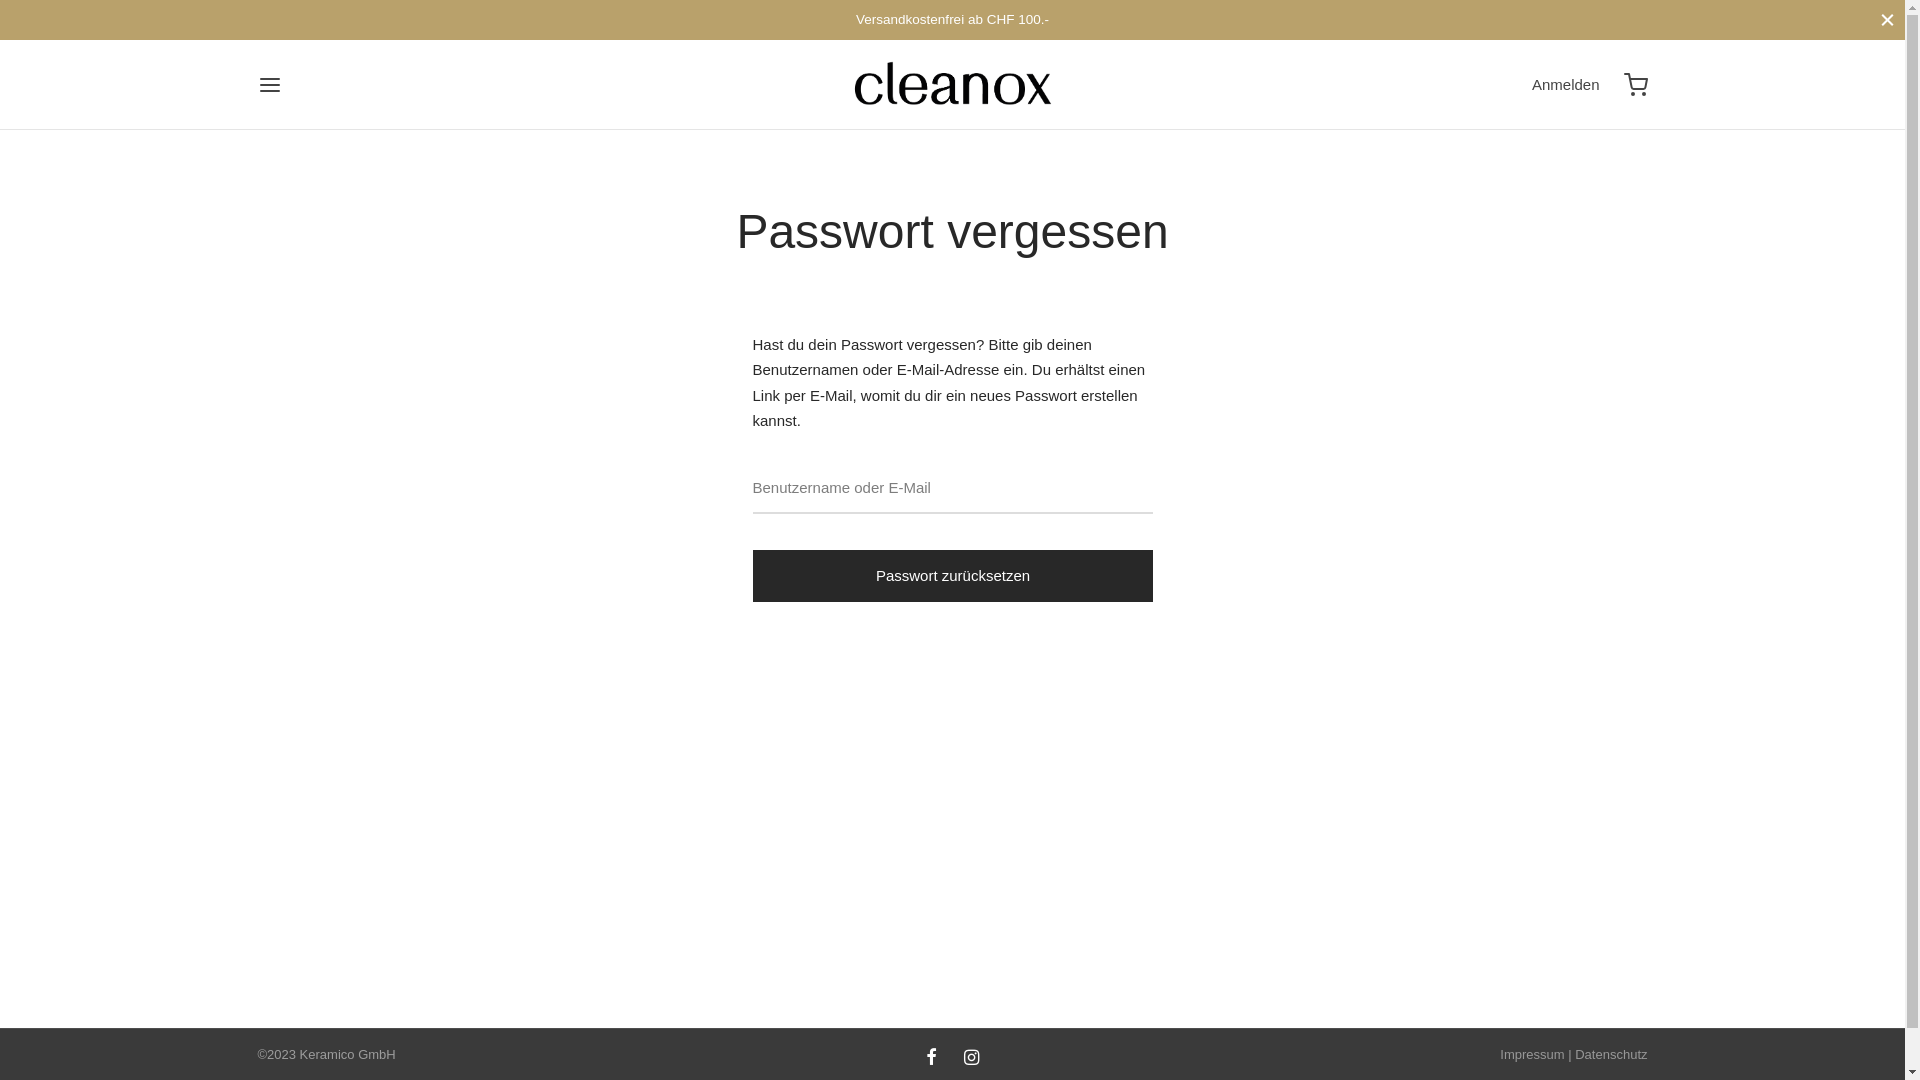 This screenshot has width=1920, height=1080. Describe the element at coordinates (1564, 83) in the screenshot. I see `'Anmelden'` at that location.